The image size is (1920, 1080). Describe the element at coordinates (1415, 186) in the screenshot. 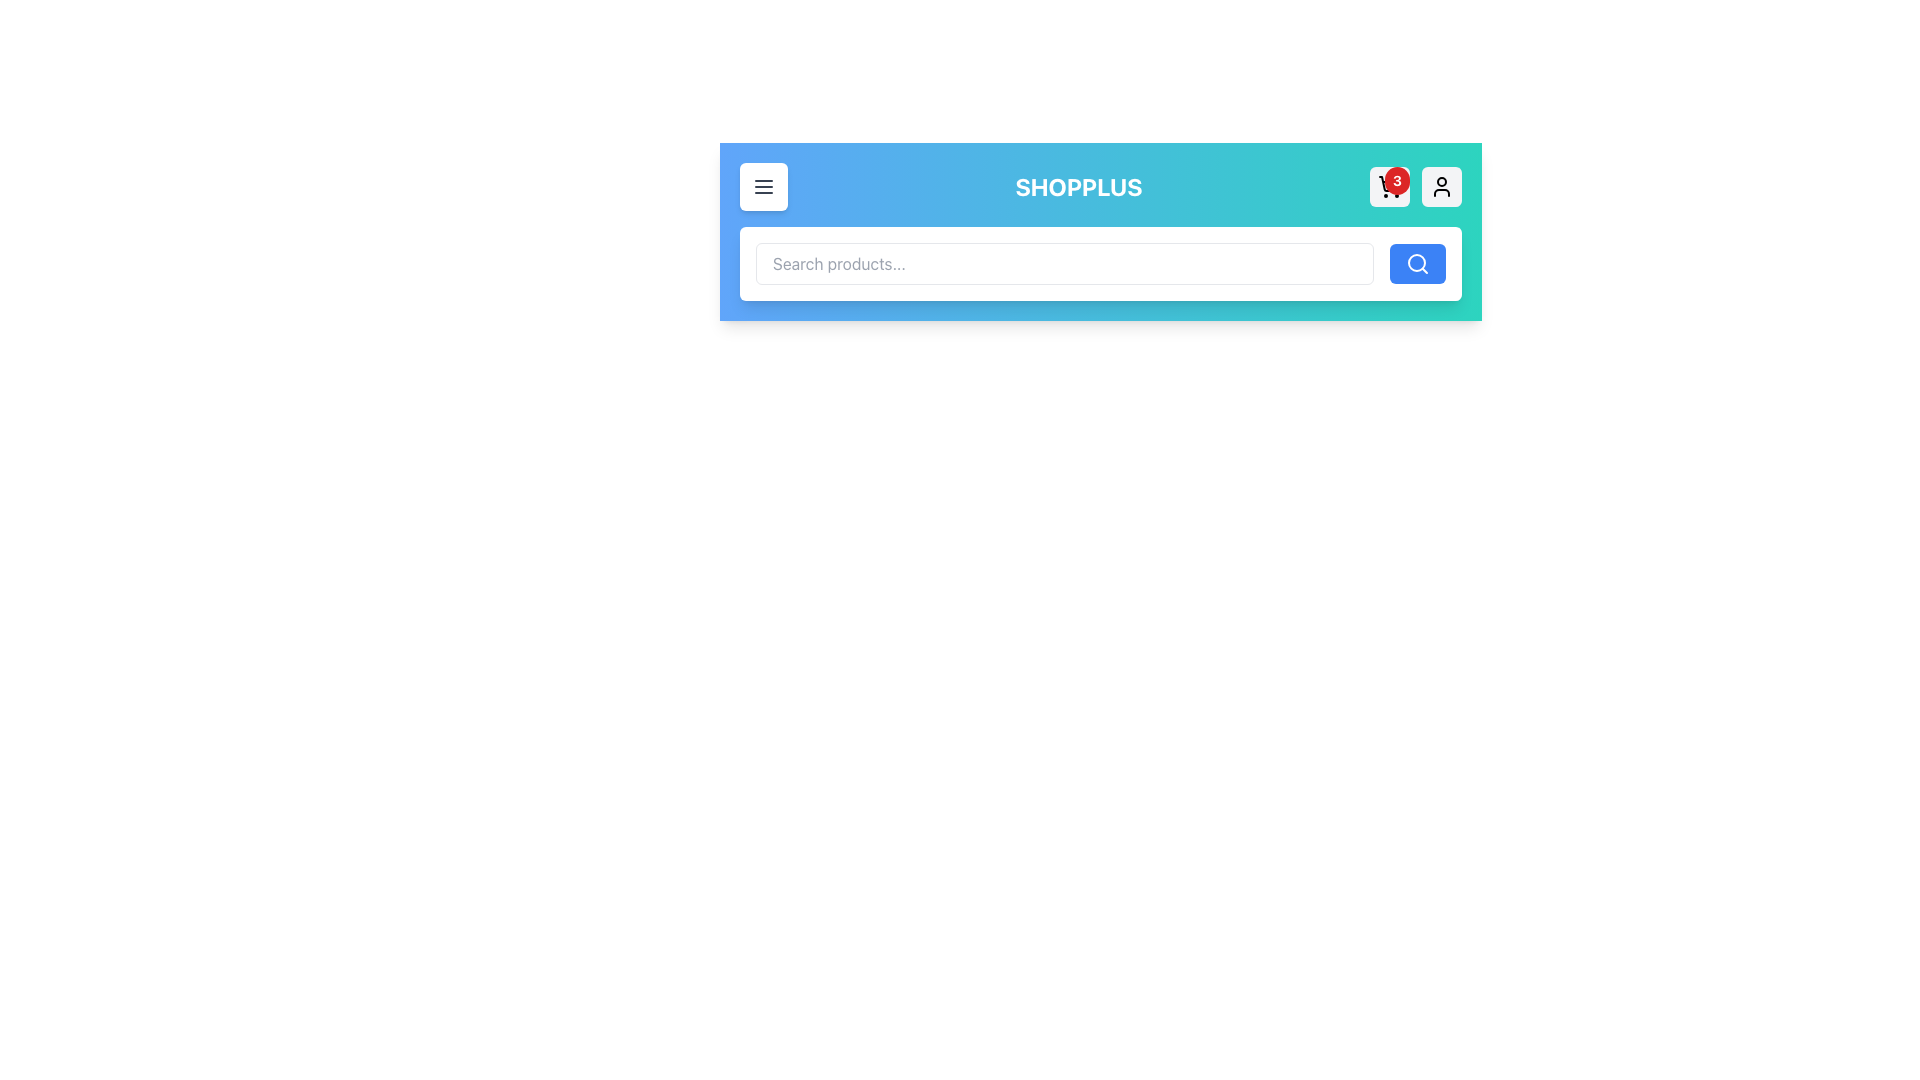

I see `the shopping cart icon adjacent to the red circular notification badge displaying the number '3'` at that location.